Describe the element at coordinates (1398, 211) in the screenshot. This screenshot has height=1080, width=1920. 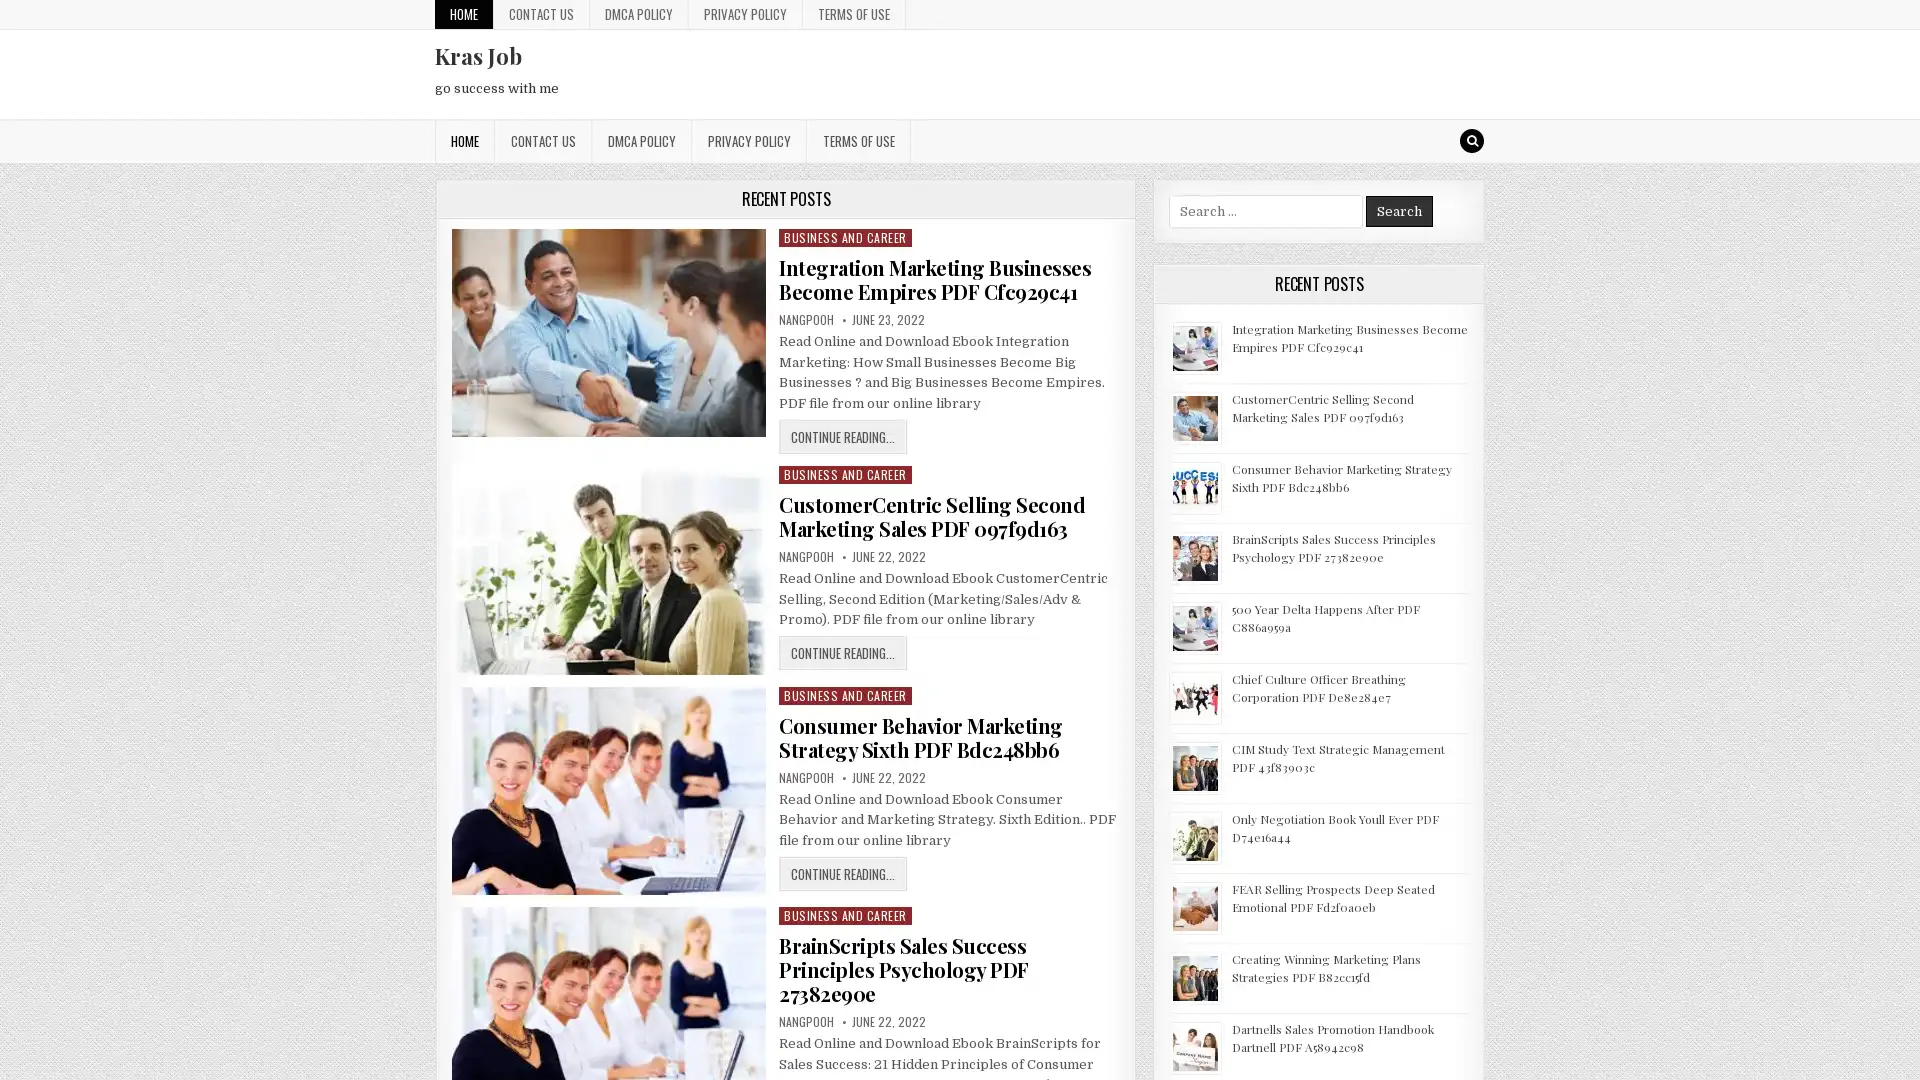
I see `Search` at that location.